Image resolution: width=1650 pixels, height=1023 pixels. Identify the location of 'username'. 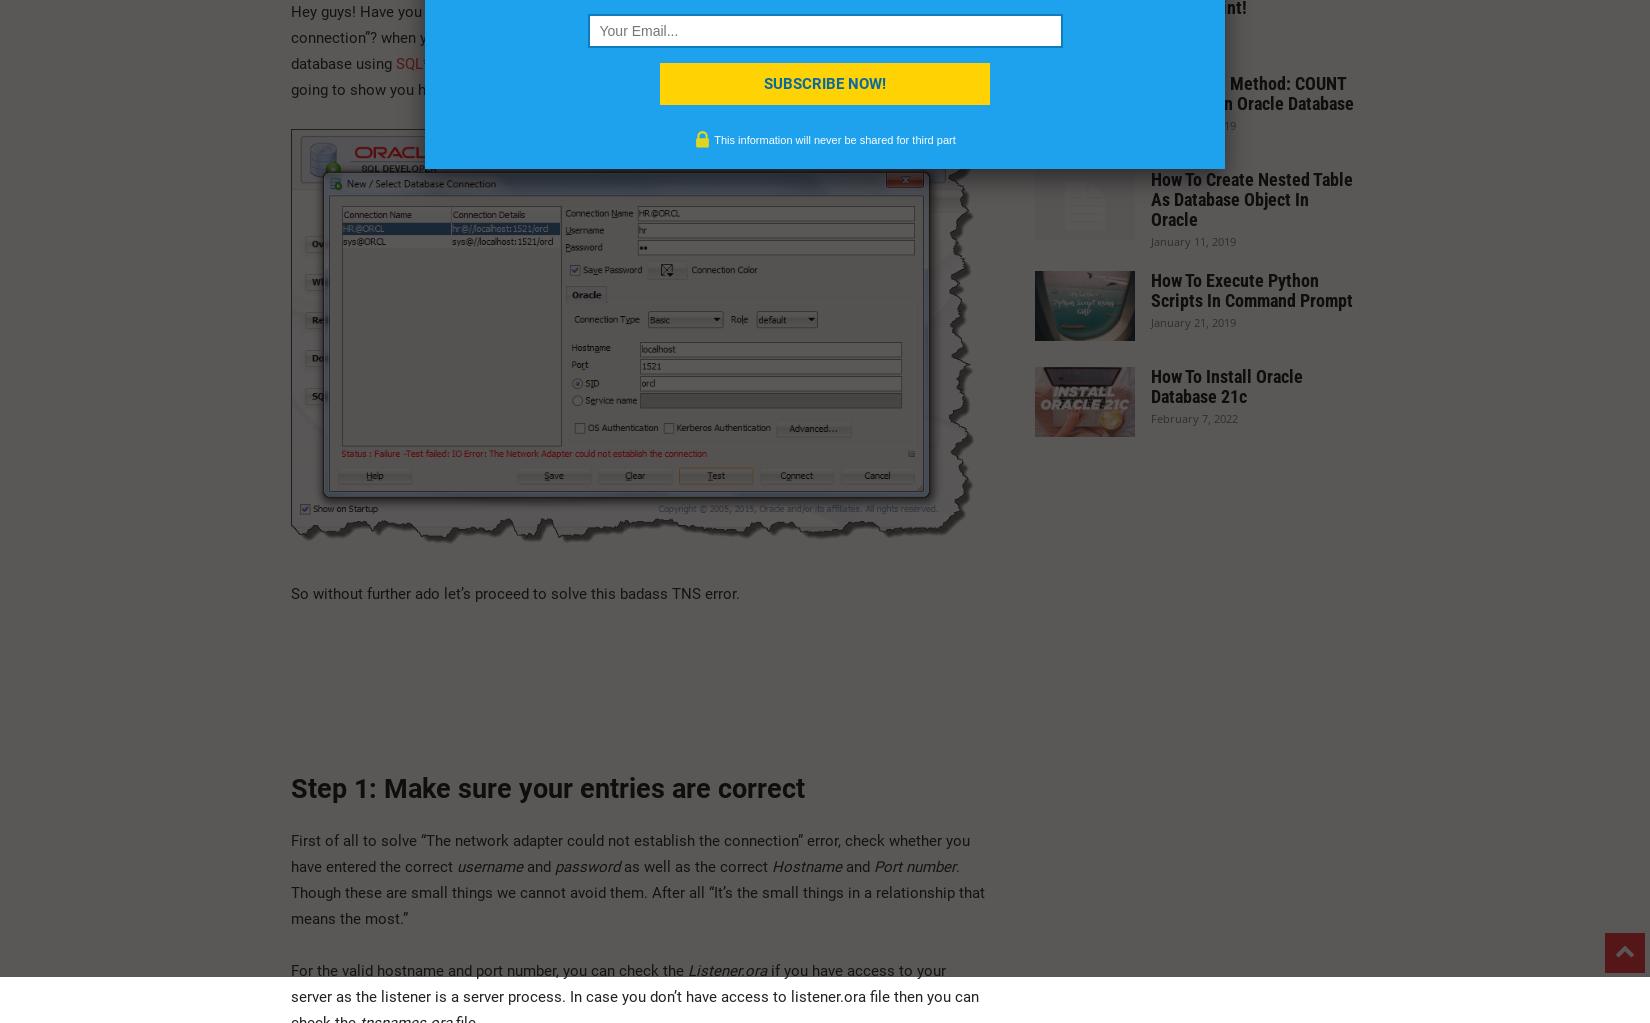
(456, 864).